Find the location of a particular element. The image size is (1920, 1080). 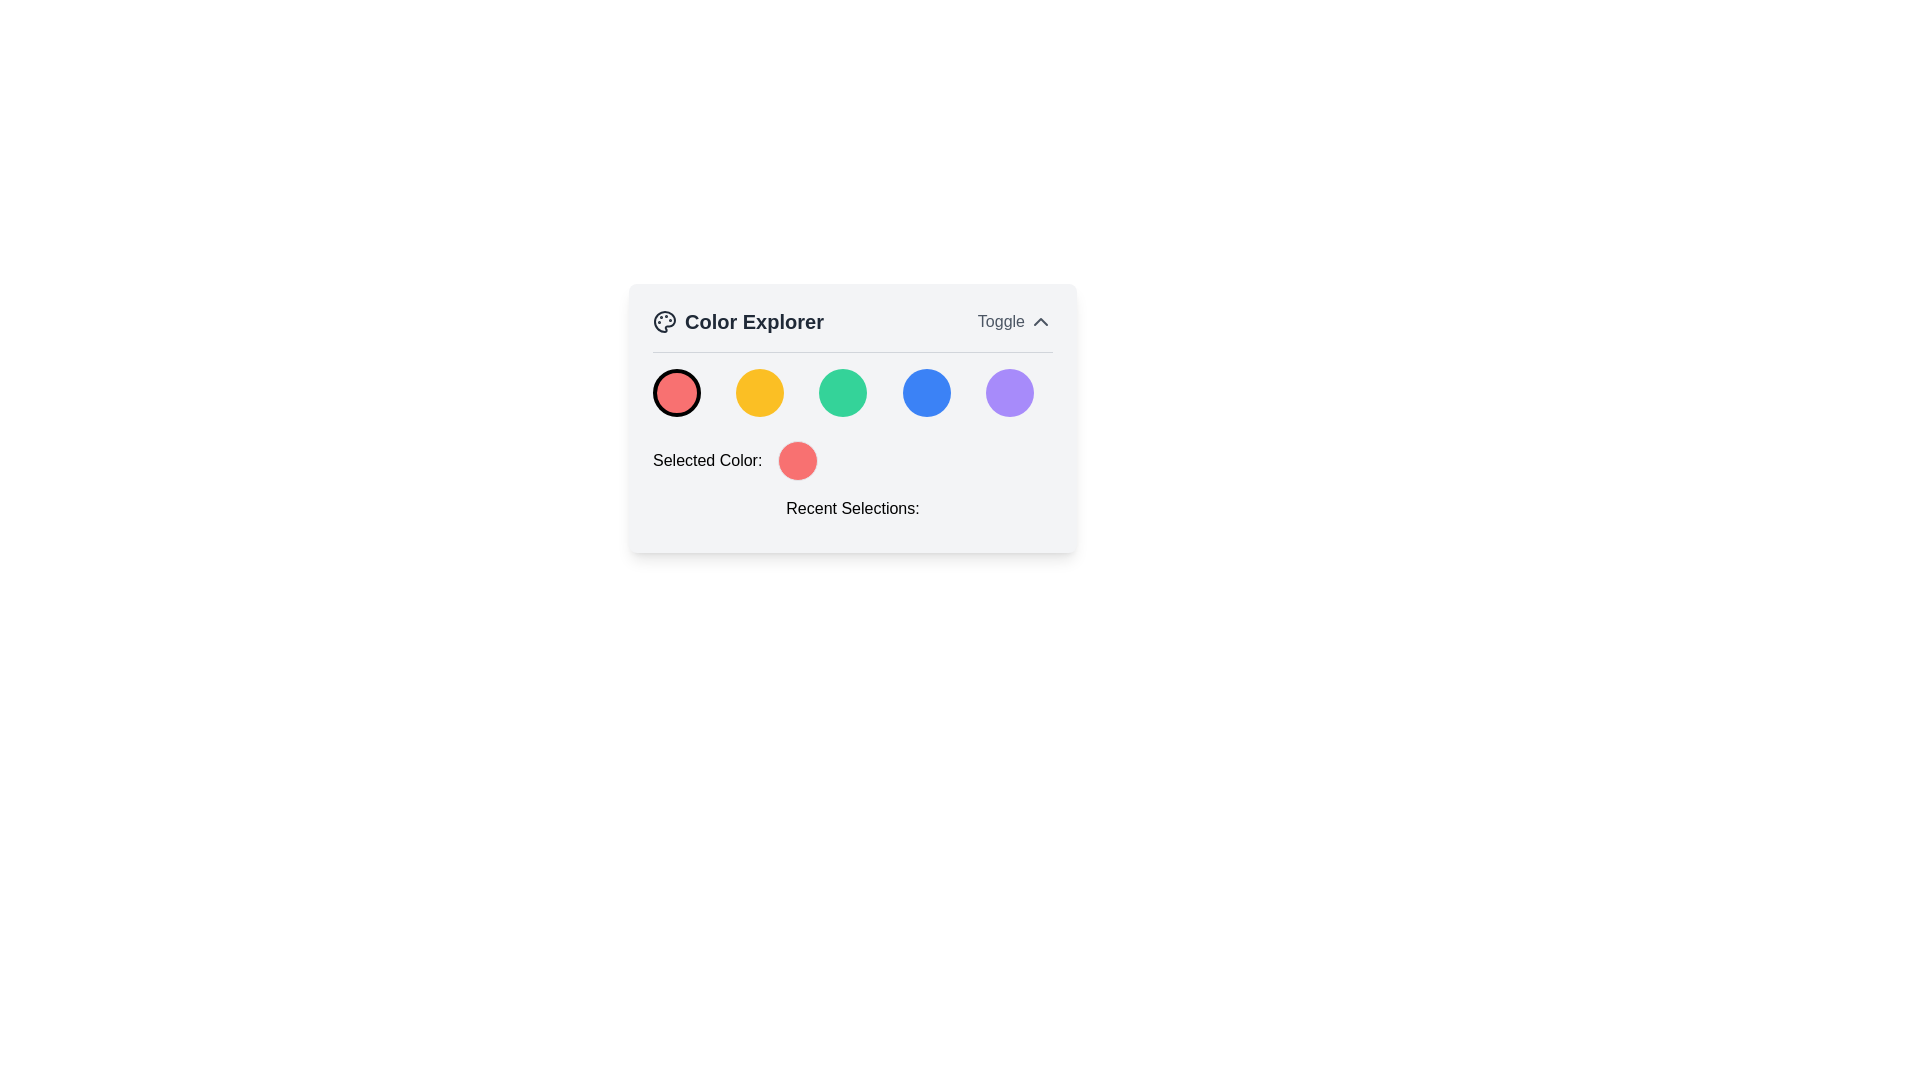

the color selection panel located below the 'Color Explorer' header is located at coordinates (853, 416).